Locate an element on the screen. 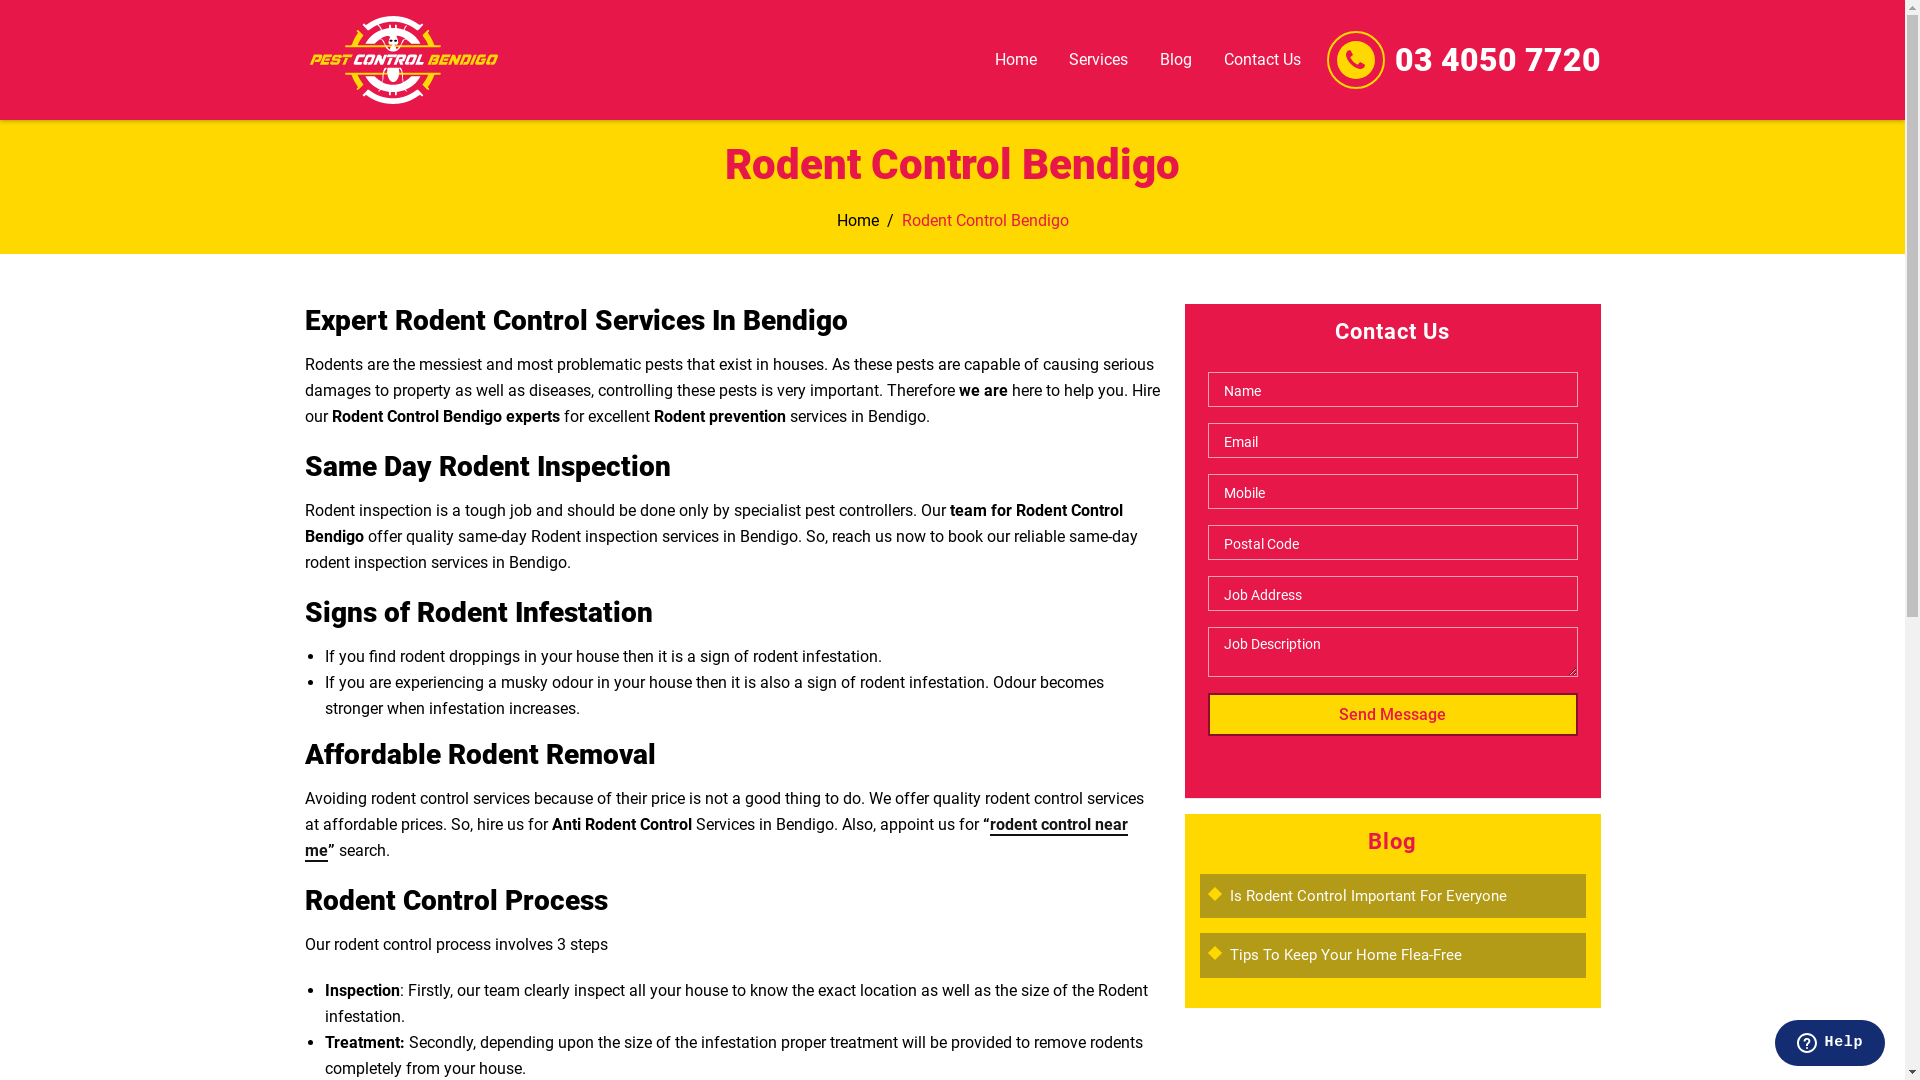  'Services' is located at coordinates (1097, 59).